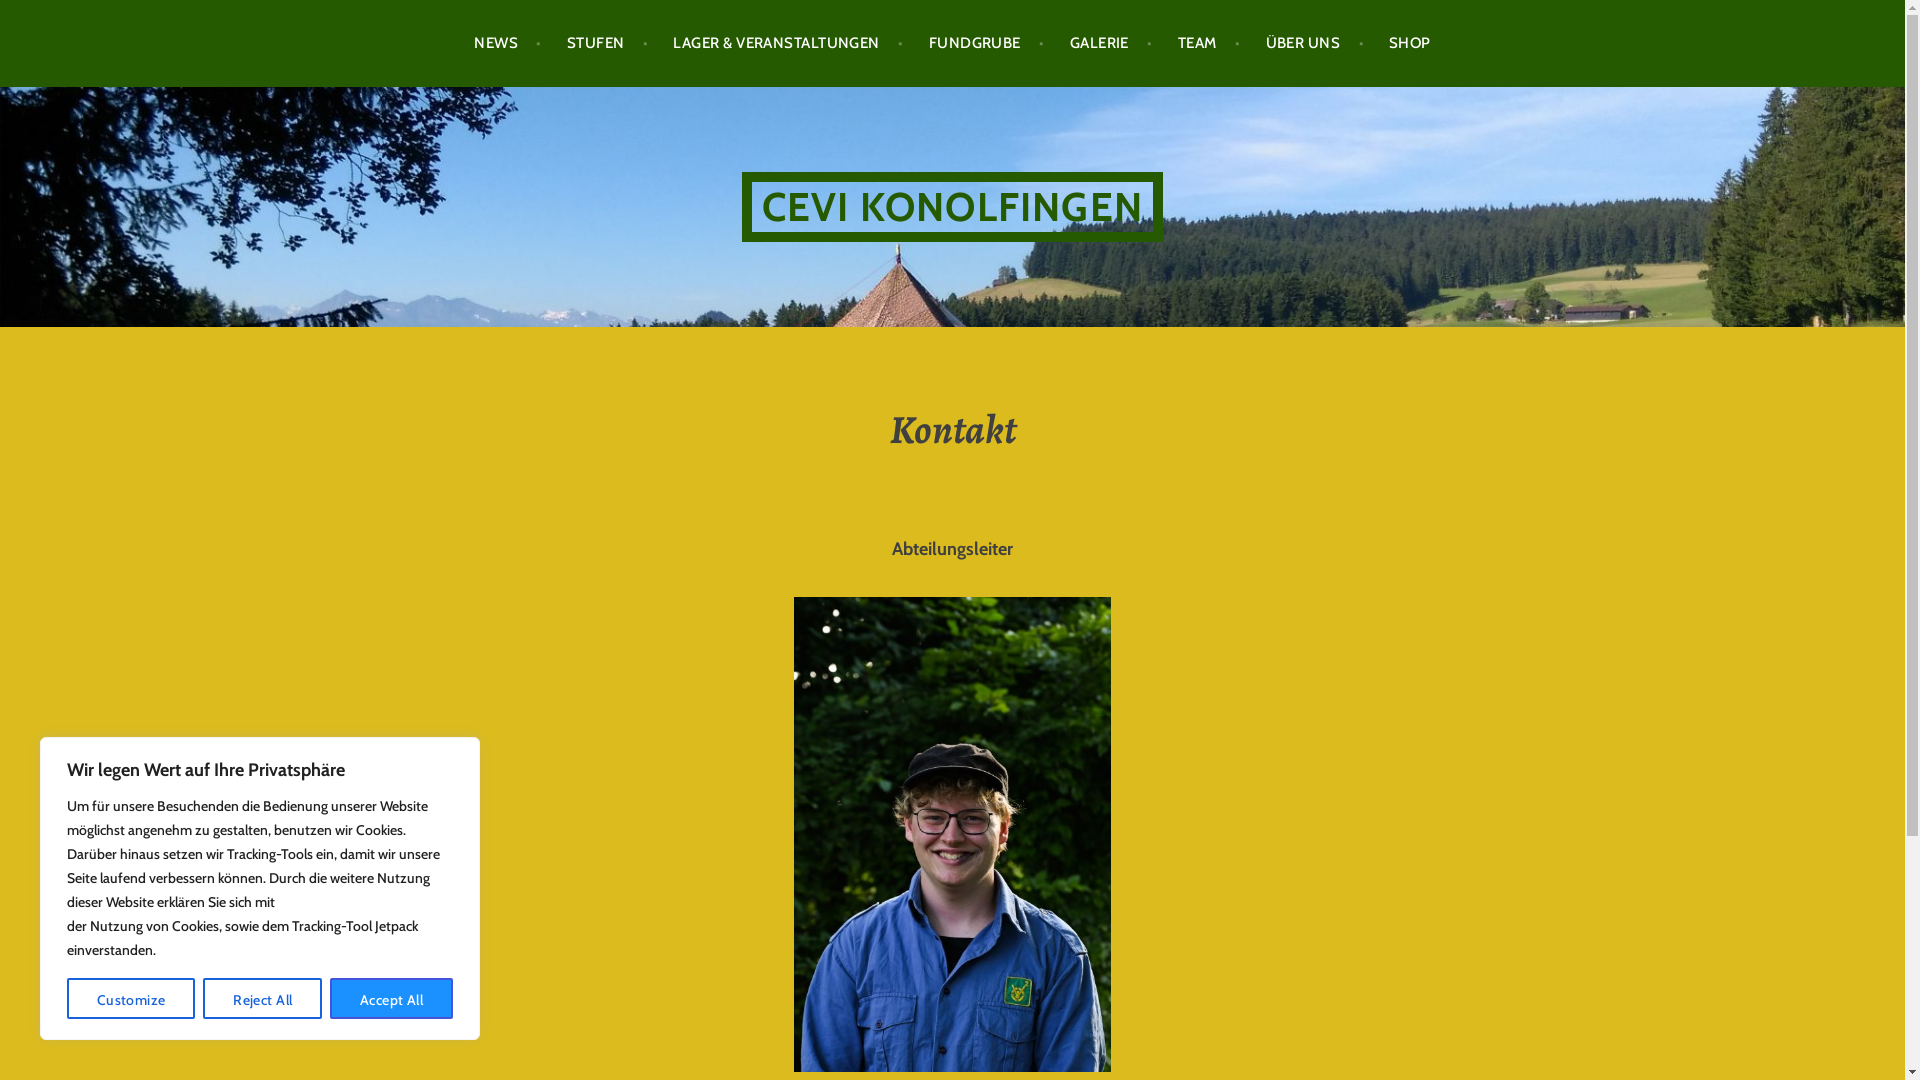 The height and width of the screenshot is (1080, 1920). What do you see at coordinates (987, 43) in the screenshot?
I see `'FUNDGRUBE'` at bounding box center [987, 43].